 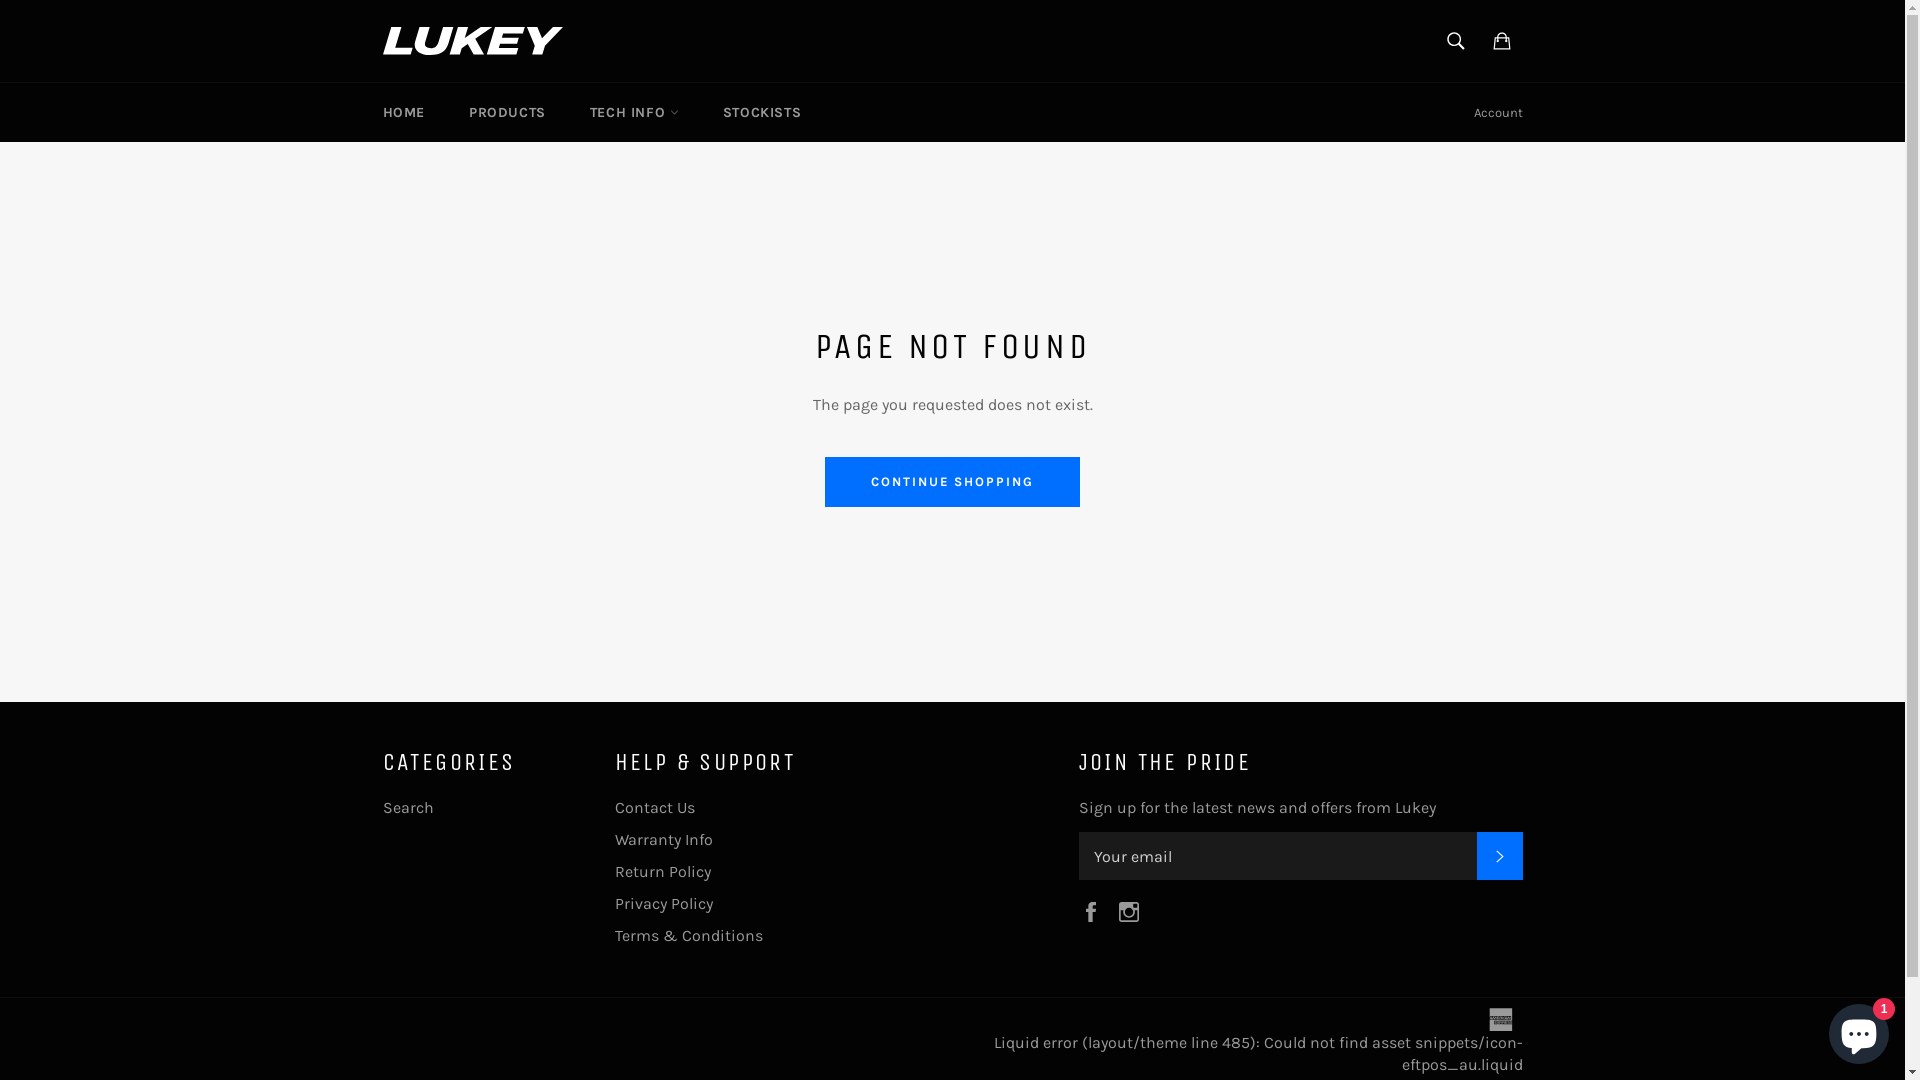 I want to click on 'HOME', so click(x=402, y=112).